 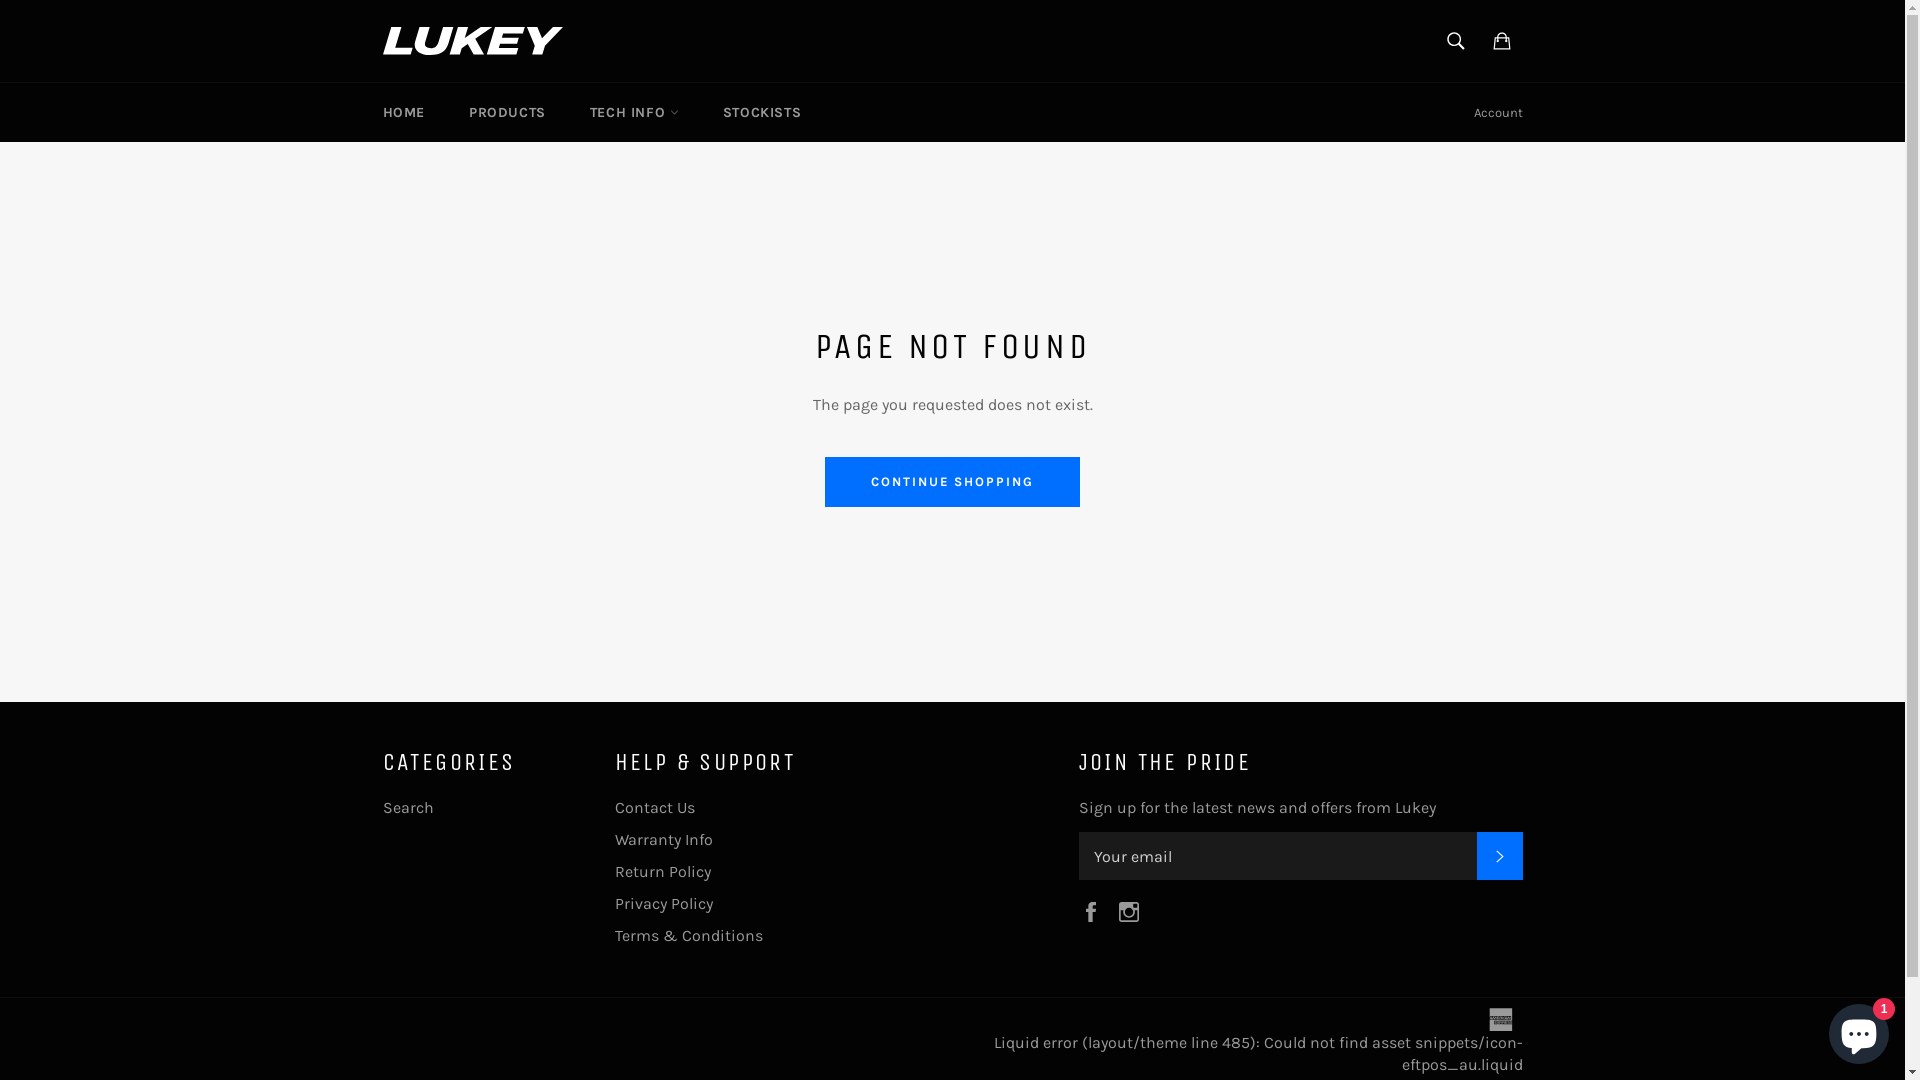 I want to click on 'HOME', so click(x=402, y=112).